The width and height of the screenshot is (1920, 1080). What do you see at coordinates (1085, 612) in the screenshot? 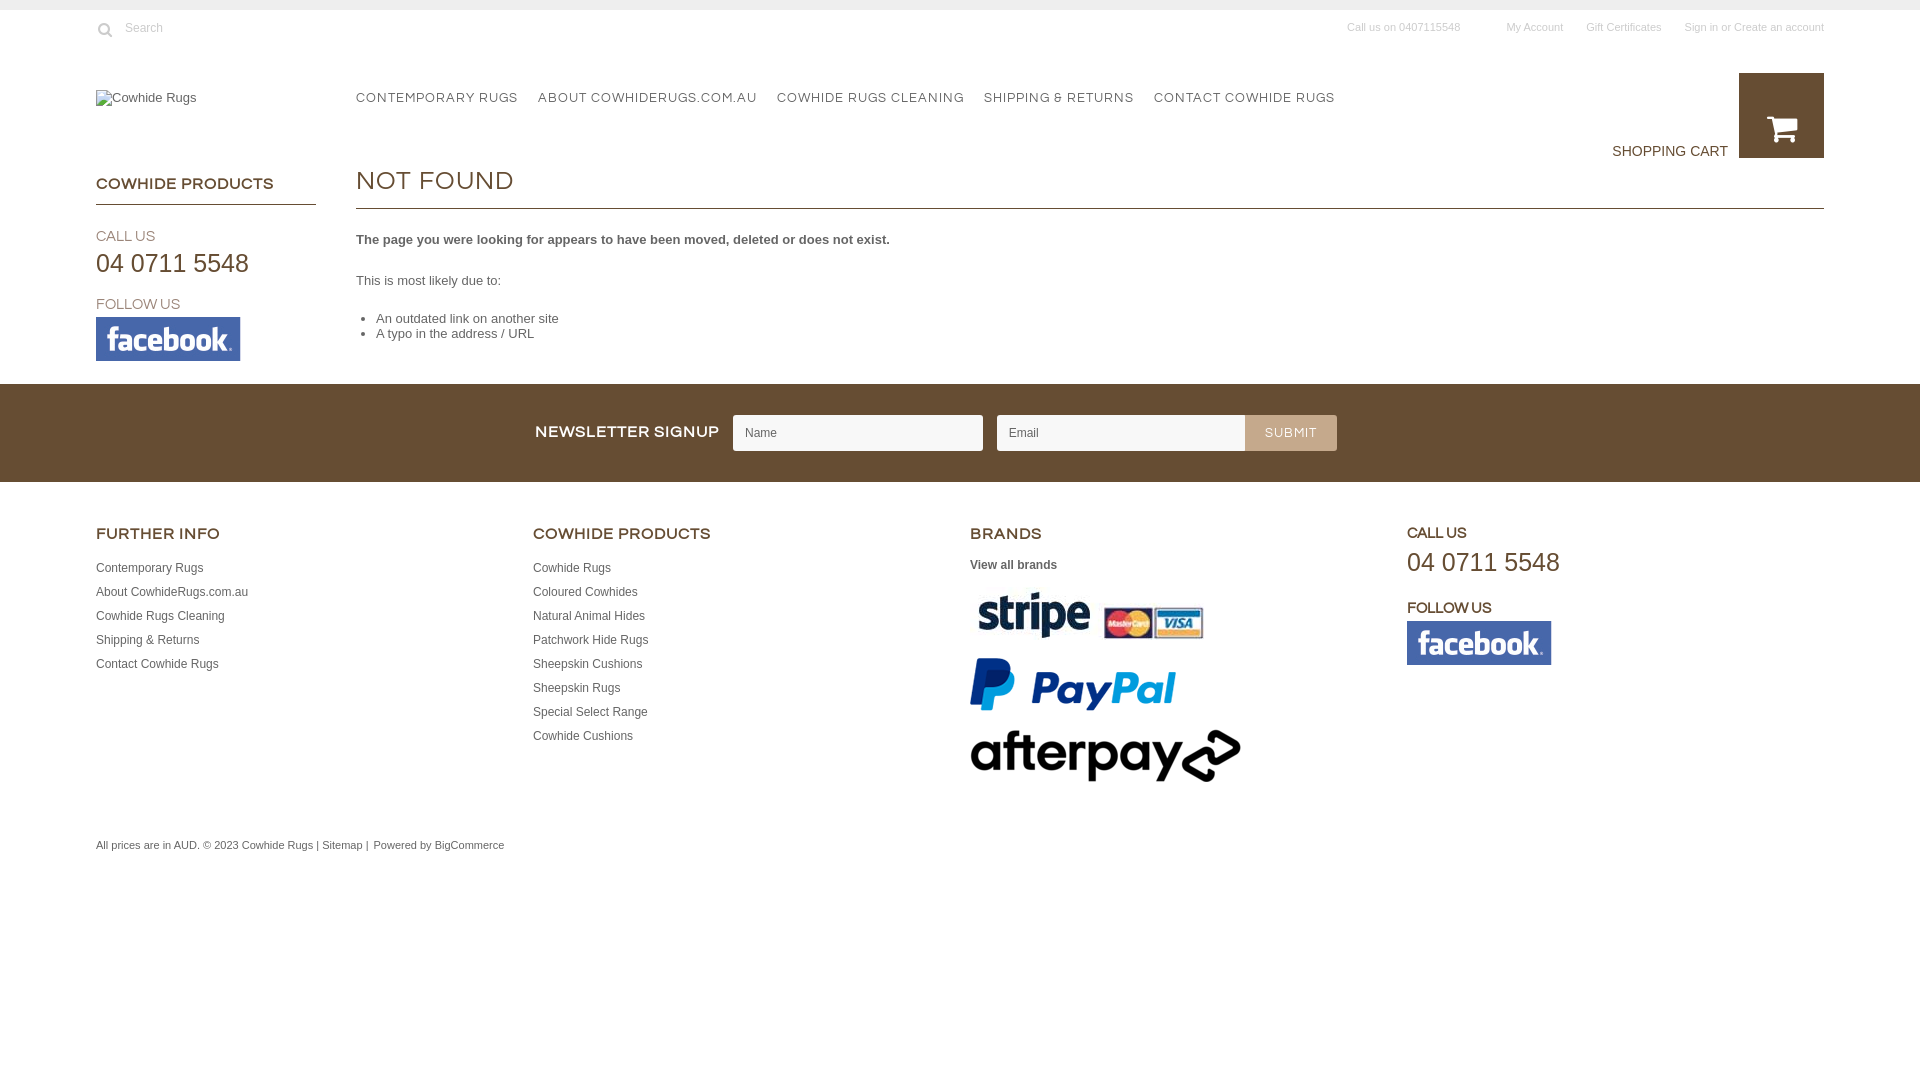
I see `'Stripe'` at bounding box center [1085, 612].